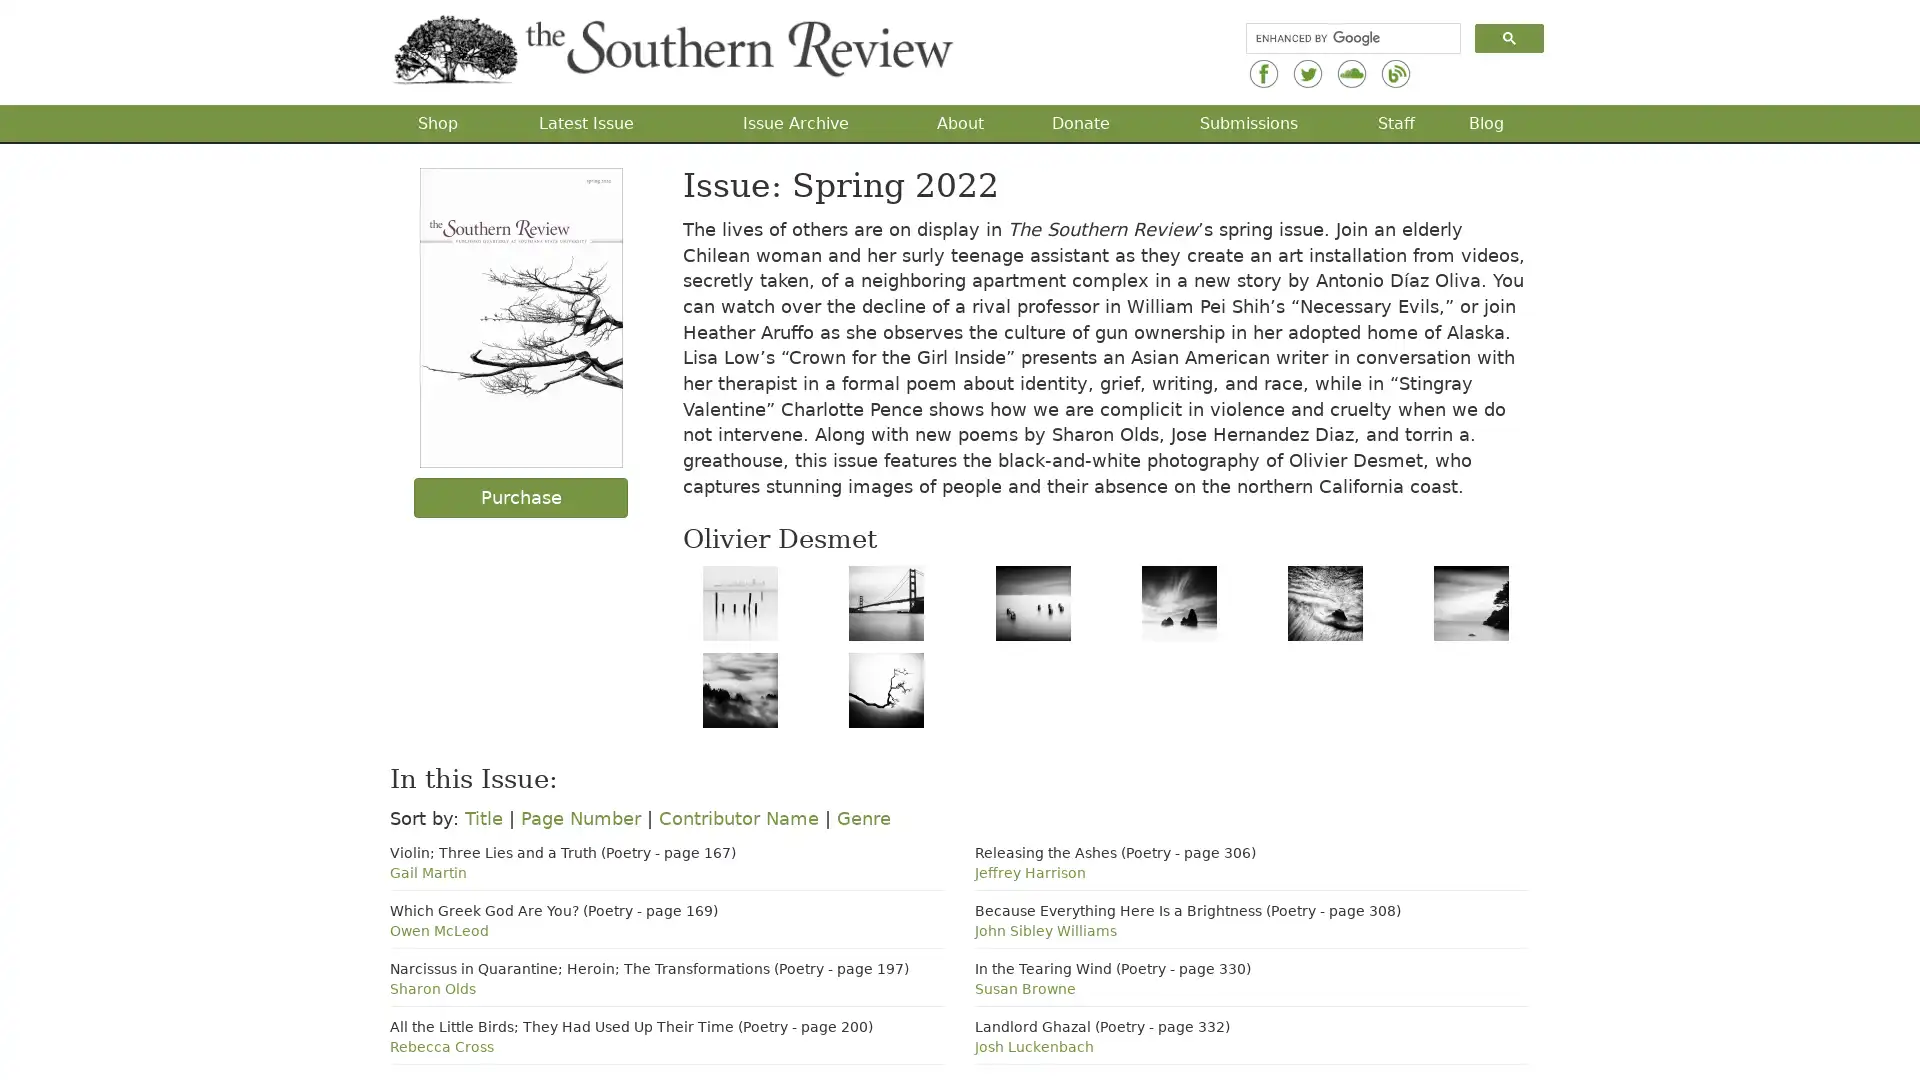 The height and width of the screenshot is (1080, 1920). I want to click on search, so click(1509, 37).